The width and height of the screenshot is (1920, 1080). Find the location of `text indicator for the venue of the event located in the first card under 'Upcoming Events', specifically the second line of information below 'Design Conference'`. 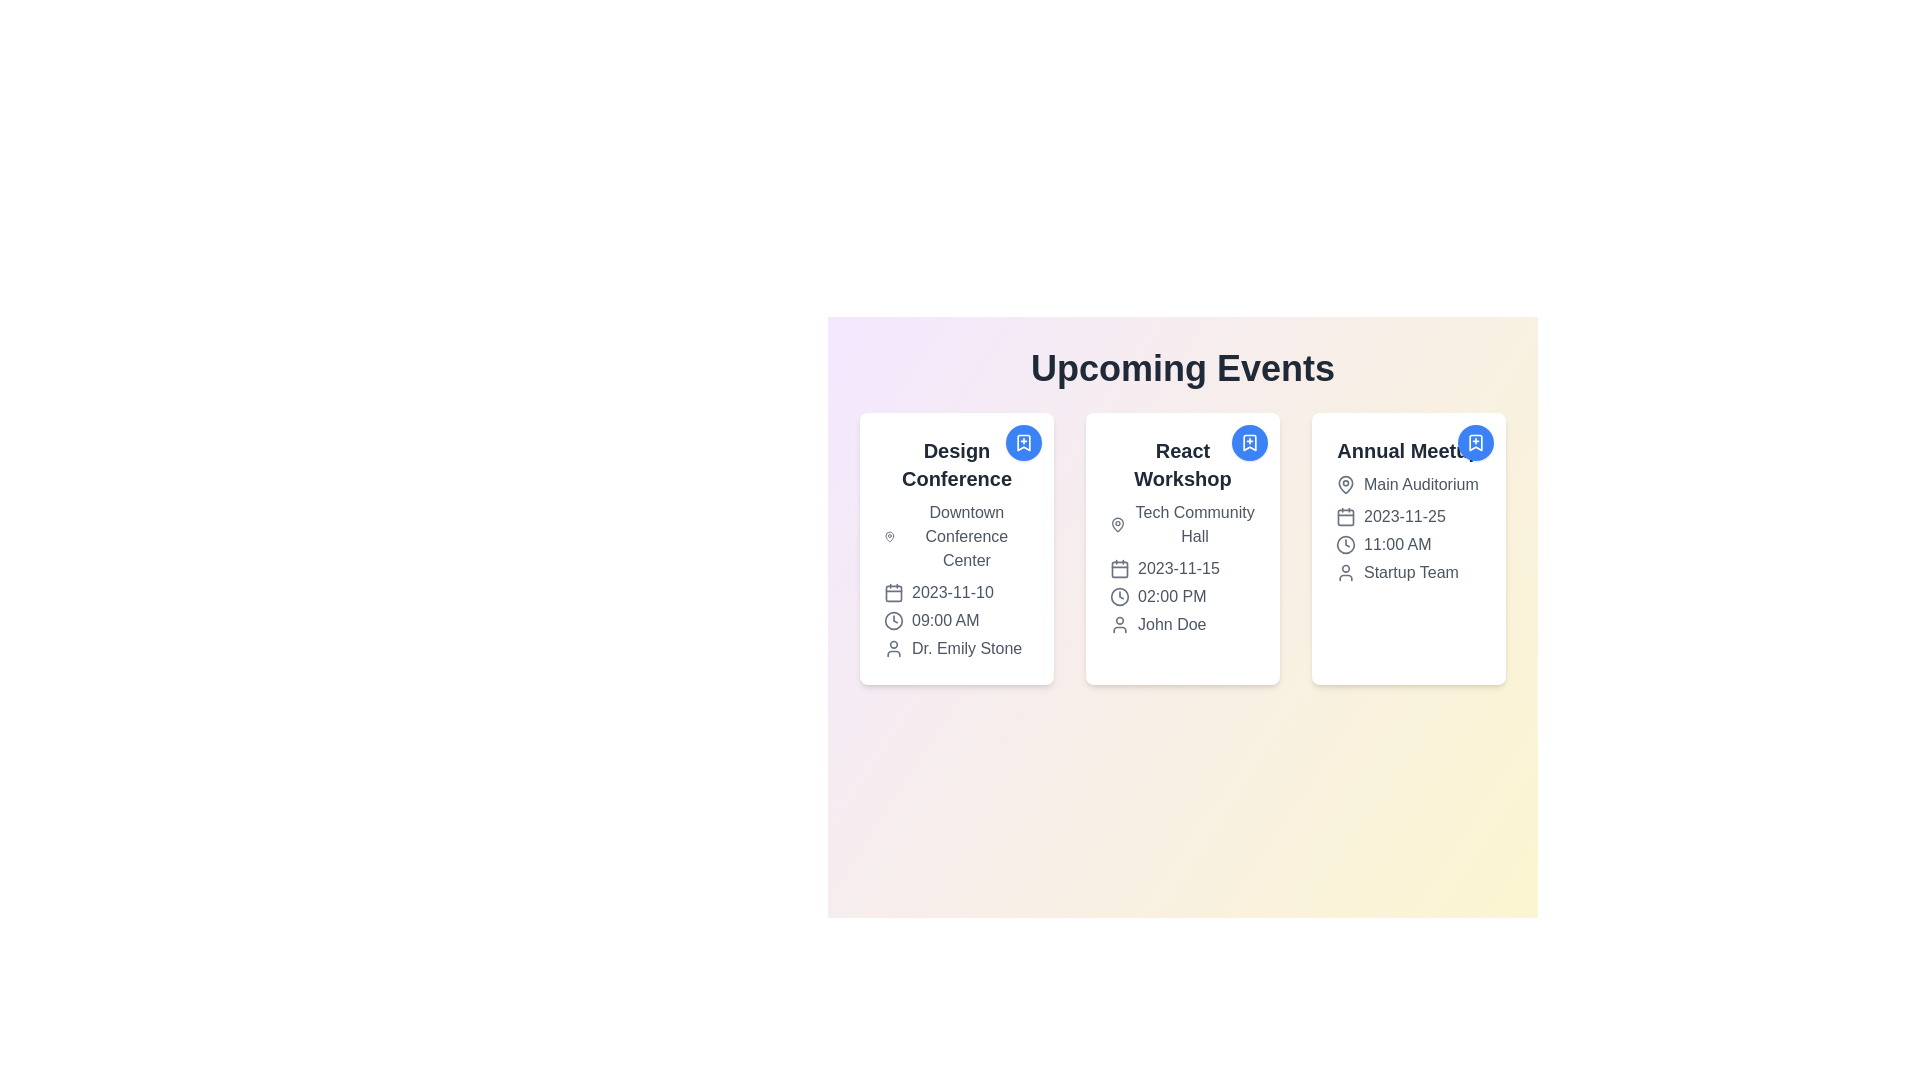

text indicator for the venue of the event located in the first card under 'Upcoming Events', specifically the second line of information below 'Design Conference' is located at coordinates (955, 535).